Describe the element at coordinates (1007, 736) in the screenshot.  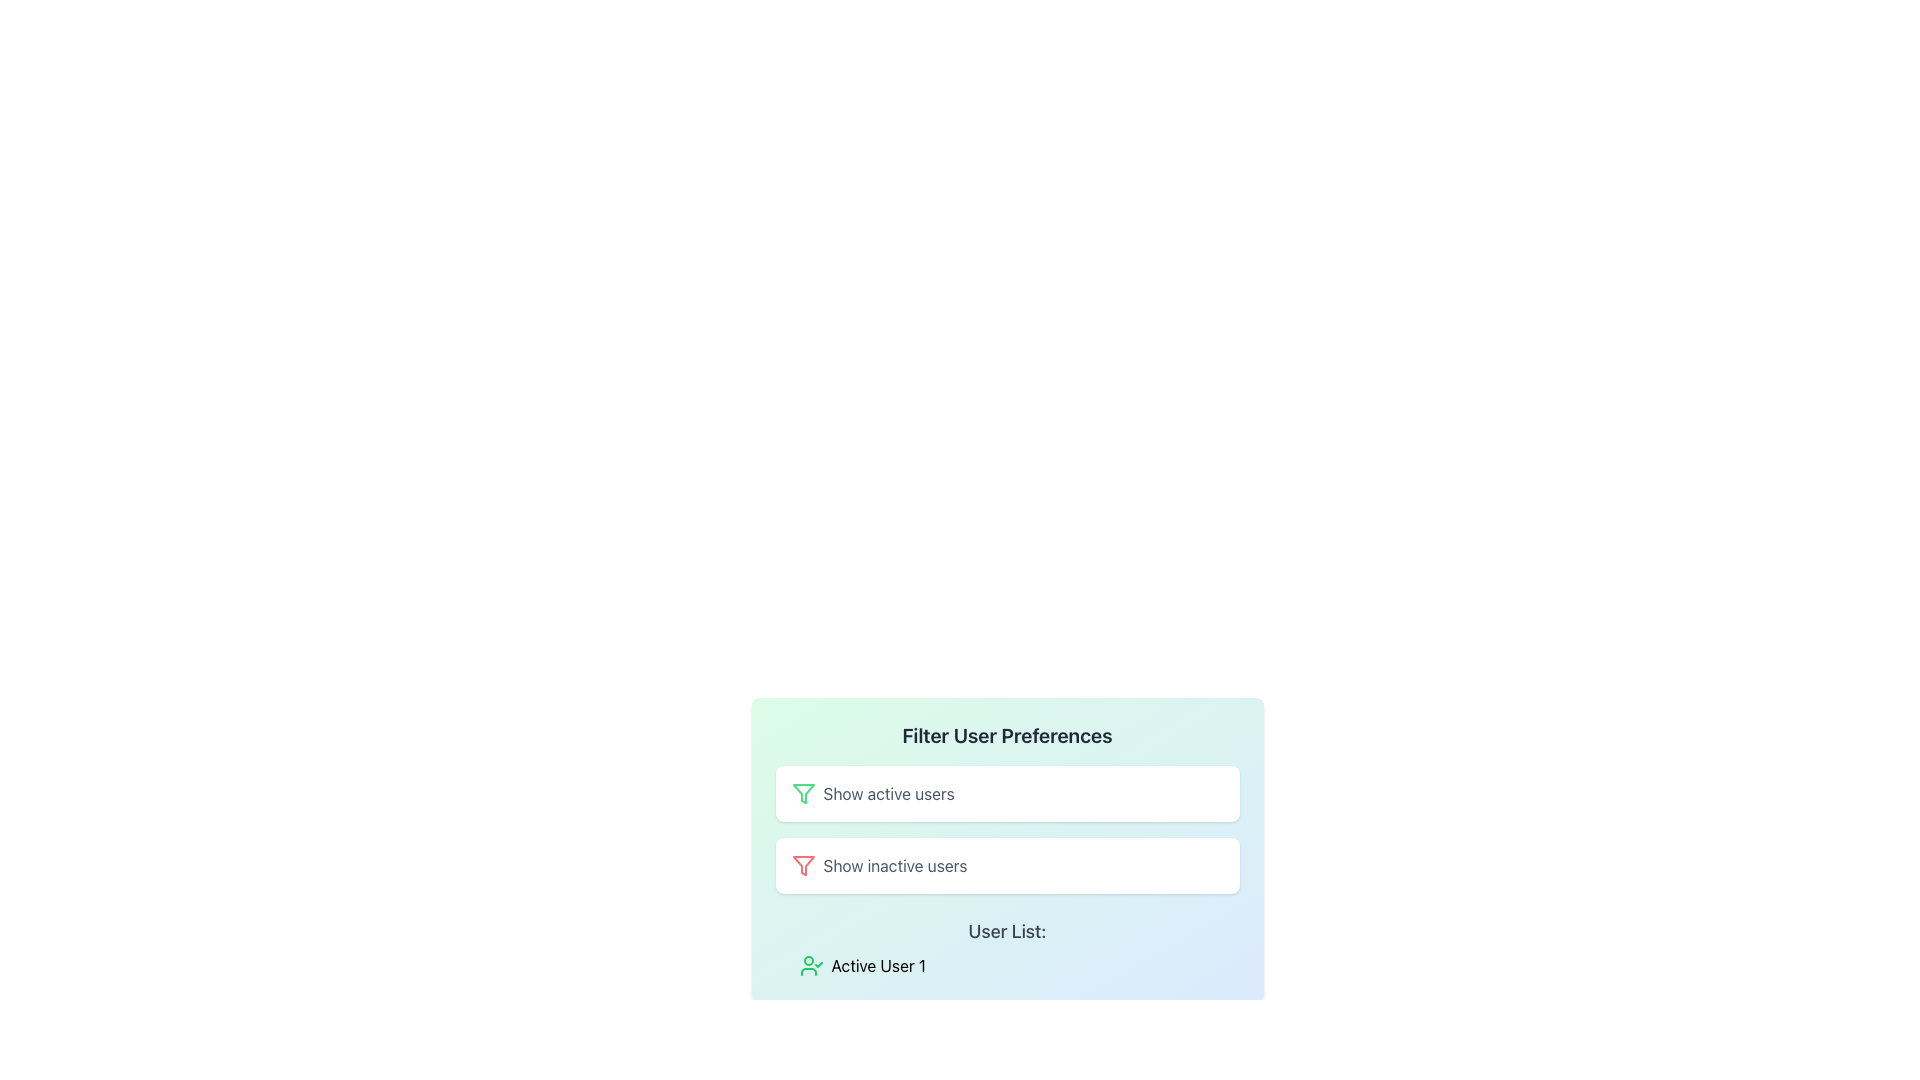
I see `the header text label that describes the functionality of the section, located at the top of a card-like component` at that location.